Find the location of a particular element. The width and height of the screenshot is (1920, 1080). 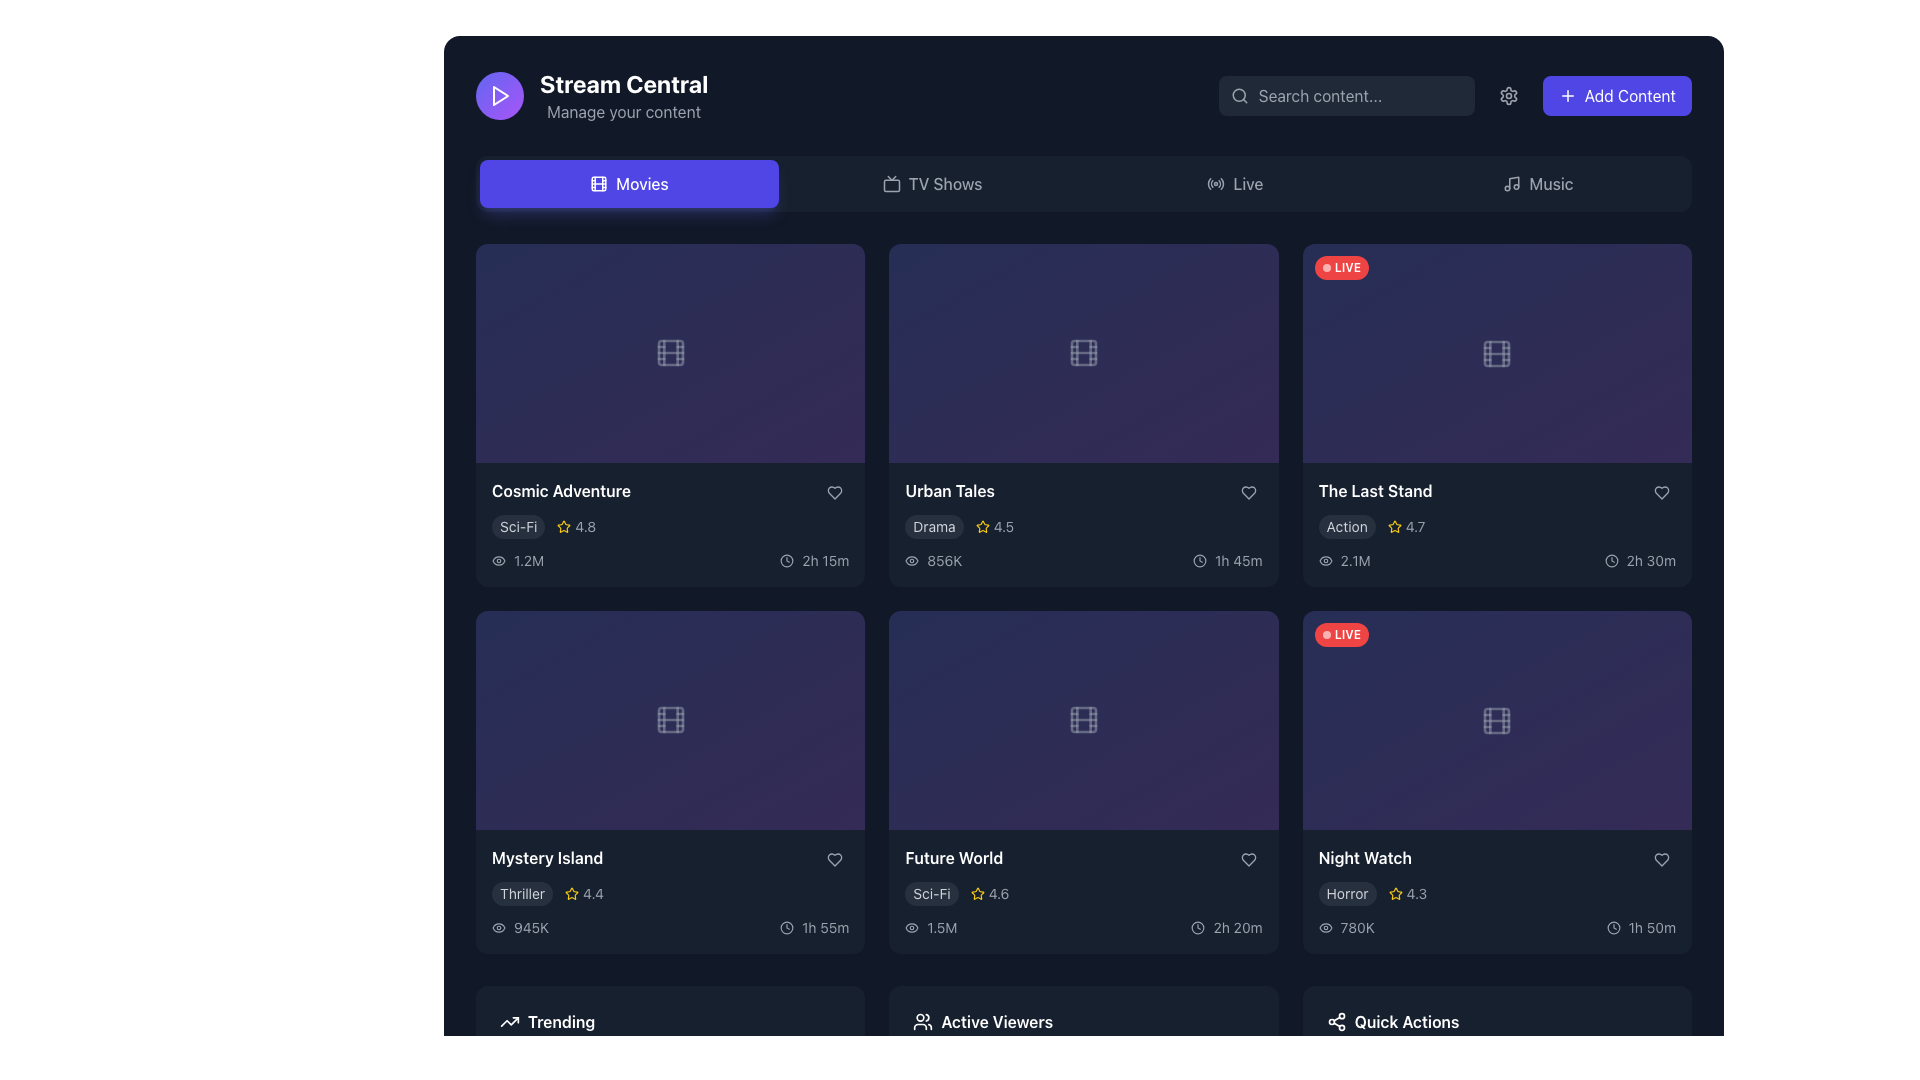

text label that says 'Quick Actions', which is styled in bold white font and located at the bottom-right corner of the interface, near a share icon is located at coordinates (1406, 1022).